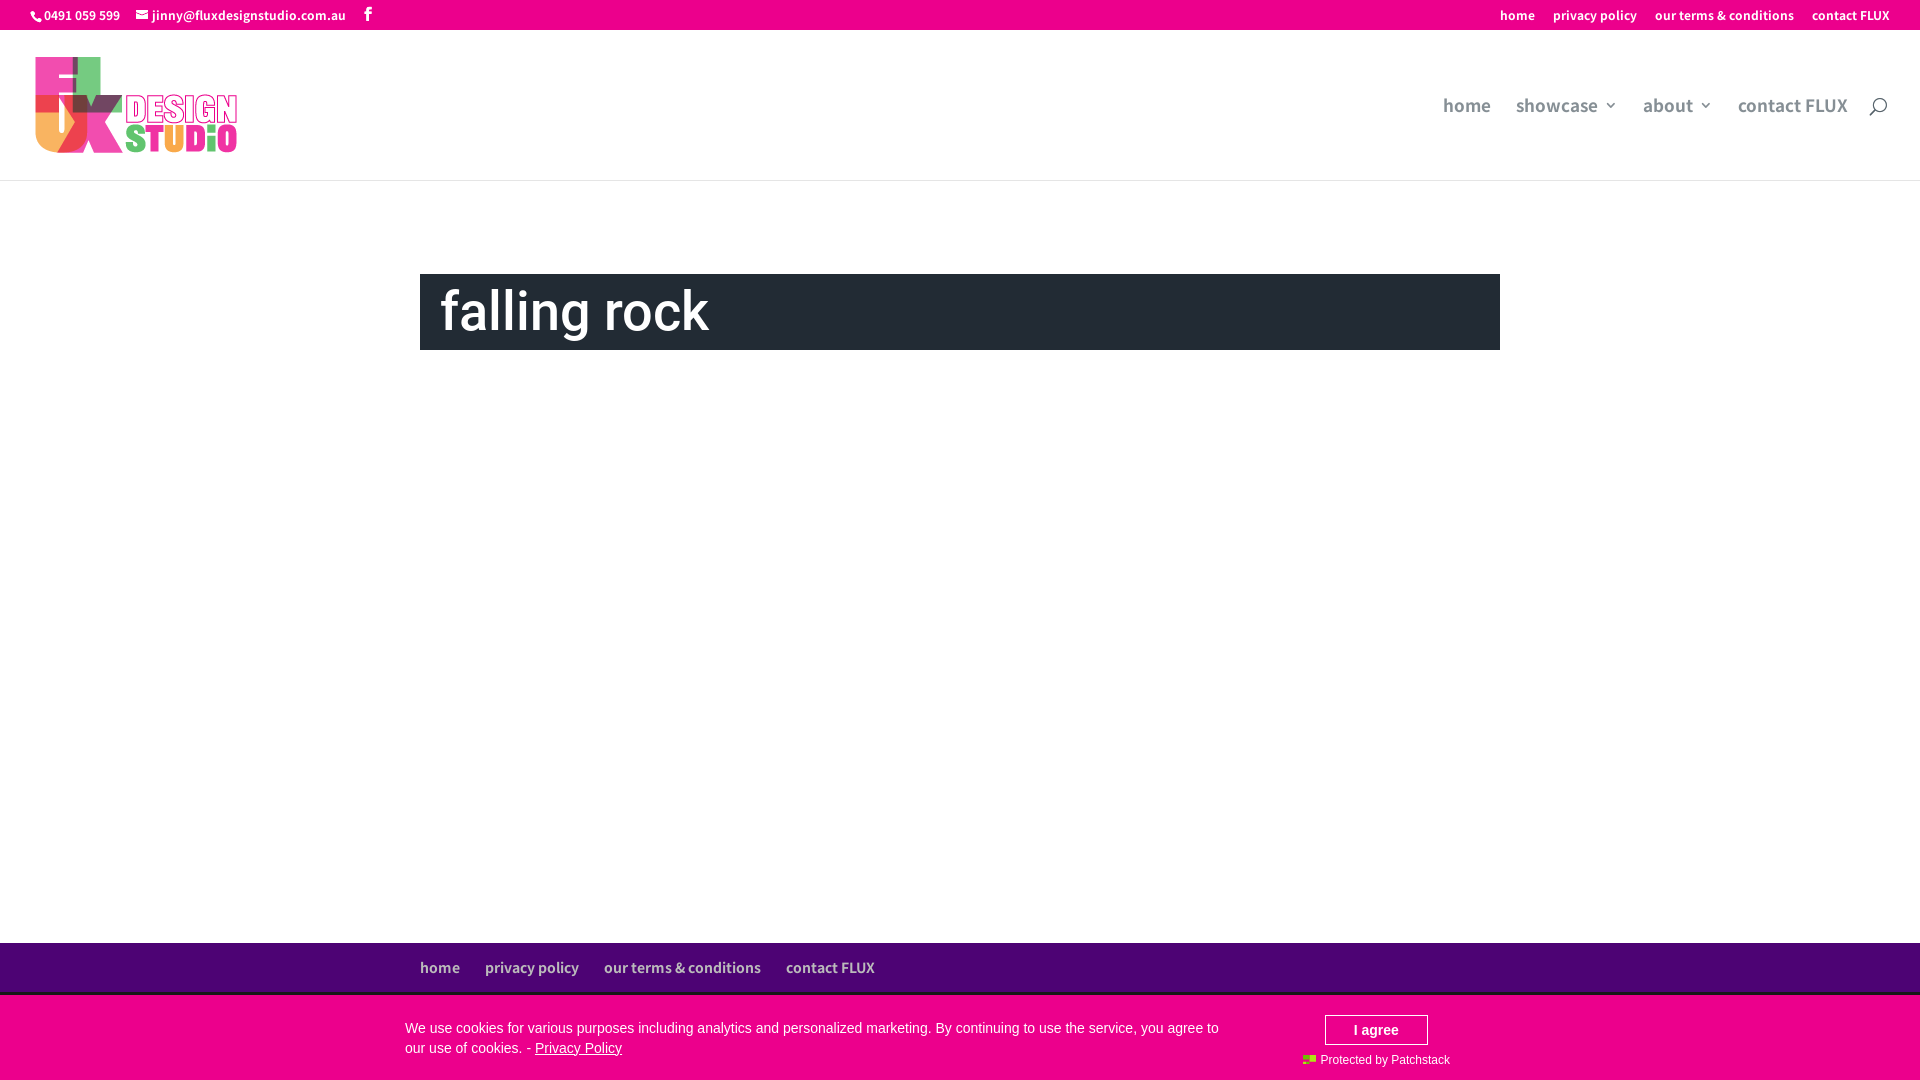  I want to click on 'jinny@fluxdesignstudio.com.au', so click(240, 14).